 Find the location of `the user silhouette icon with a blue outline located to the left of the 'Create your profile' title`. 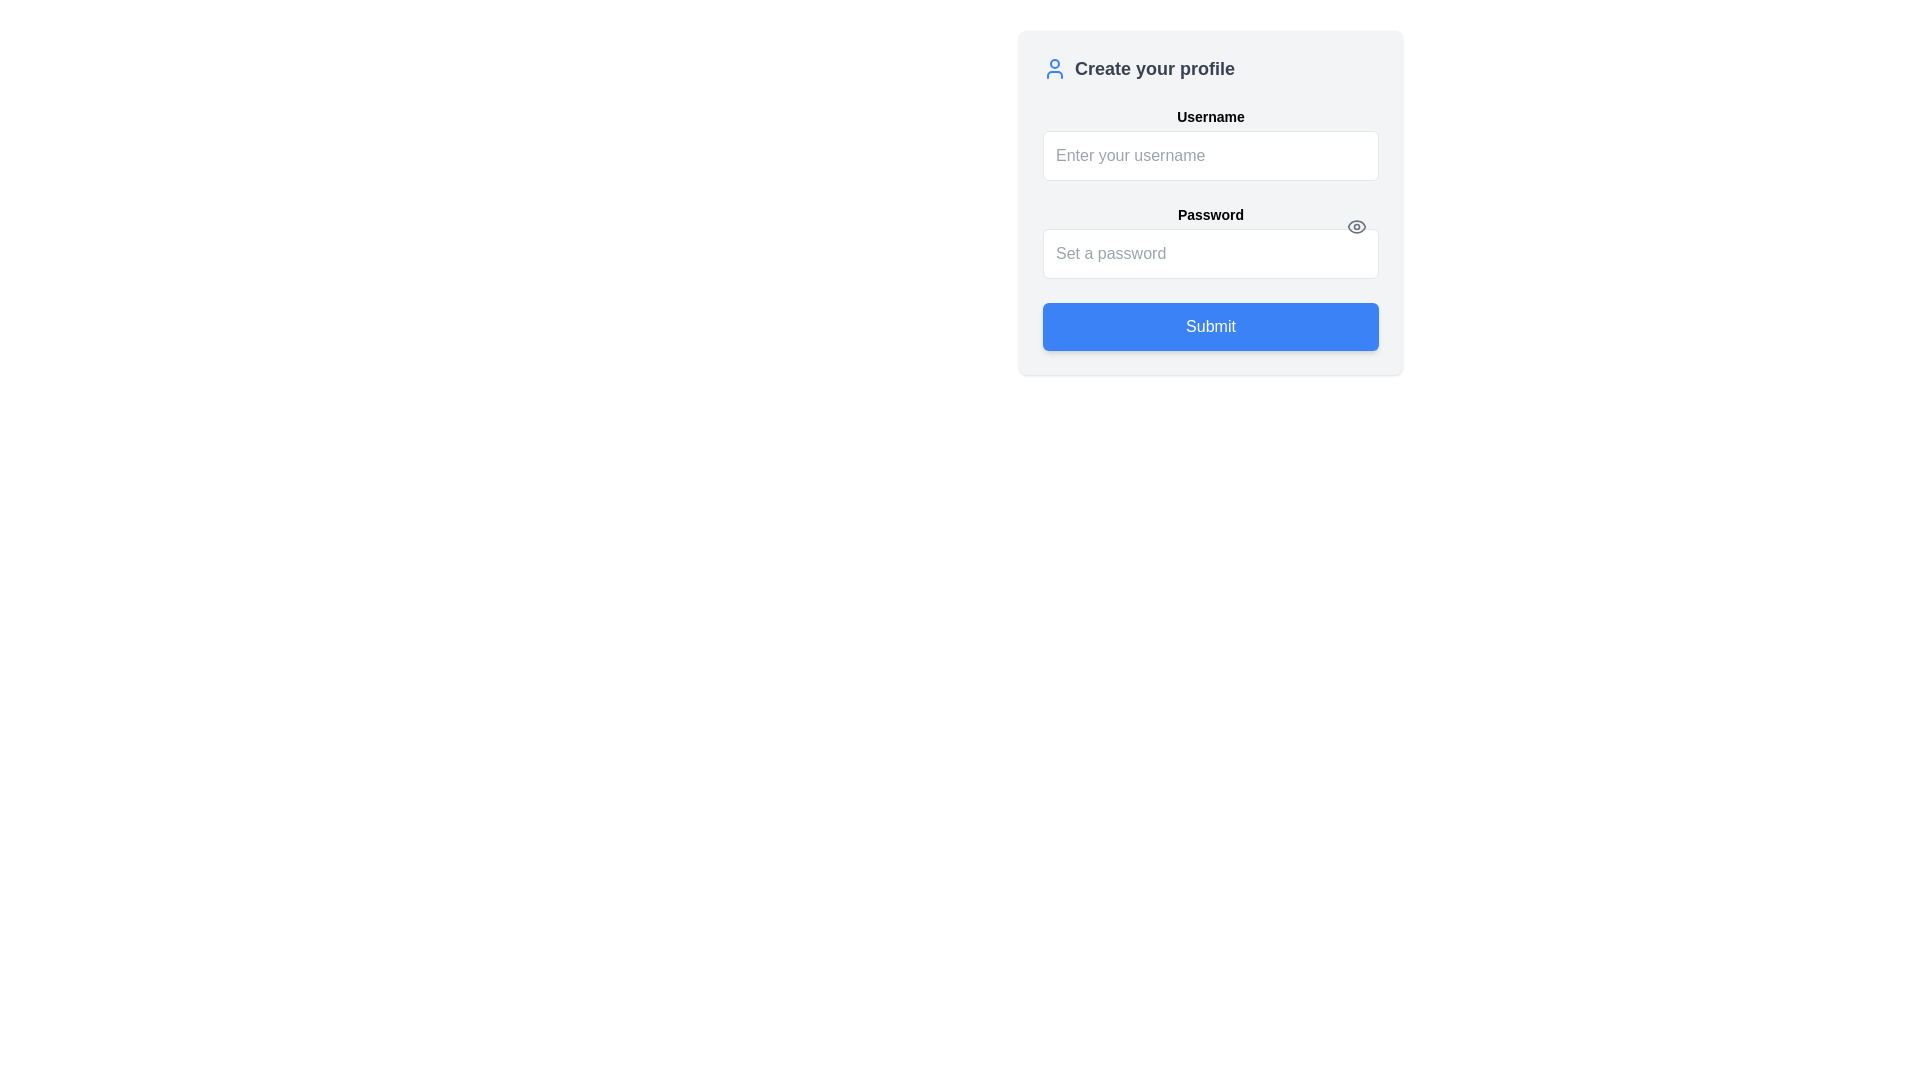

the user silhouette icon with a blue outline located to the left of the 'Create your profile' title is located at coordinates (1054, 68).